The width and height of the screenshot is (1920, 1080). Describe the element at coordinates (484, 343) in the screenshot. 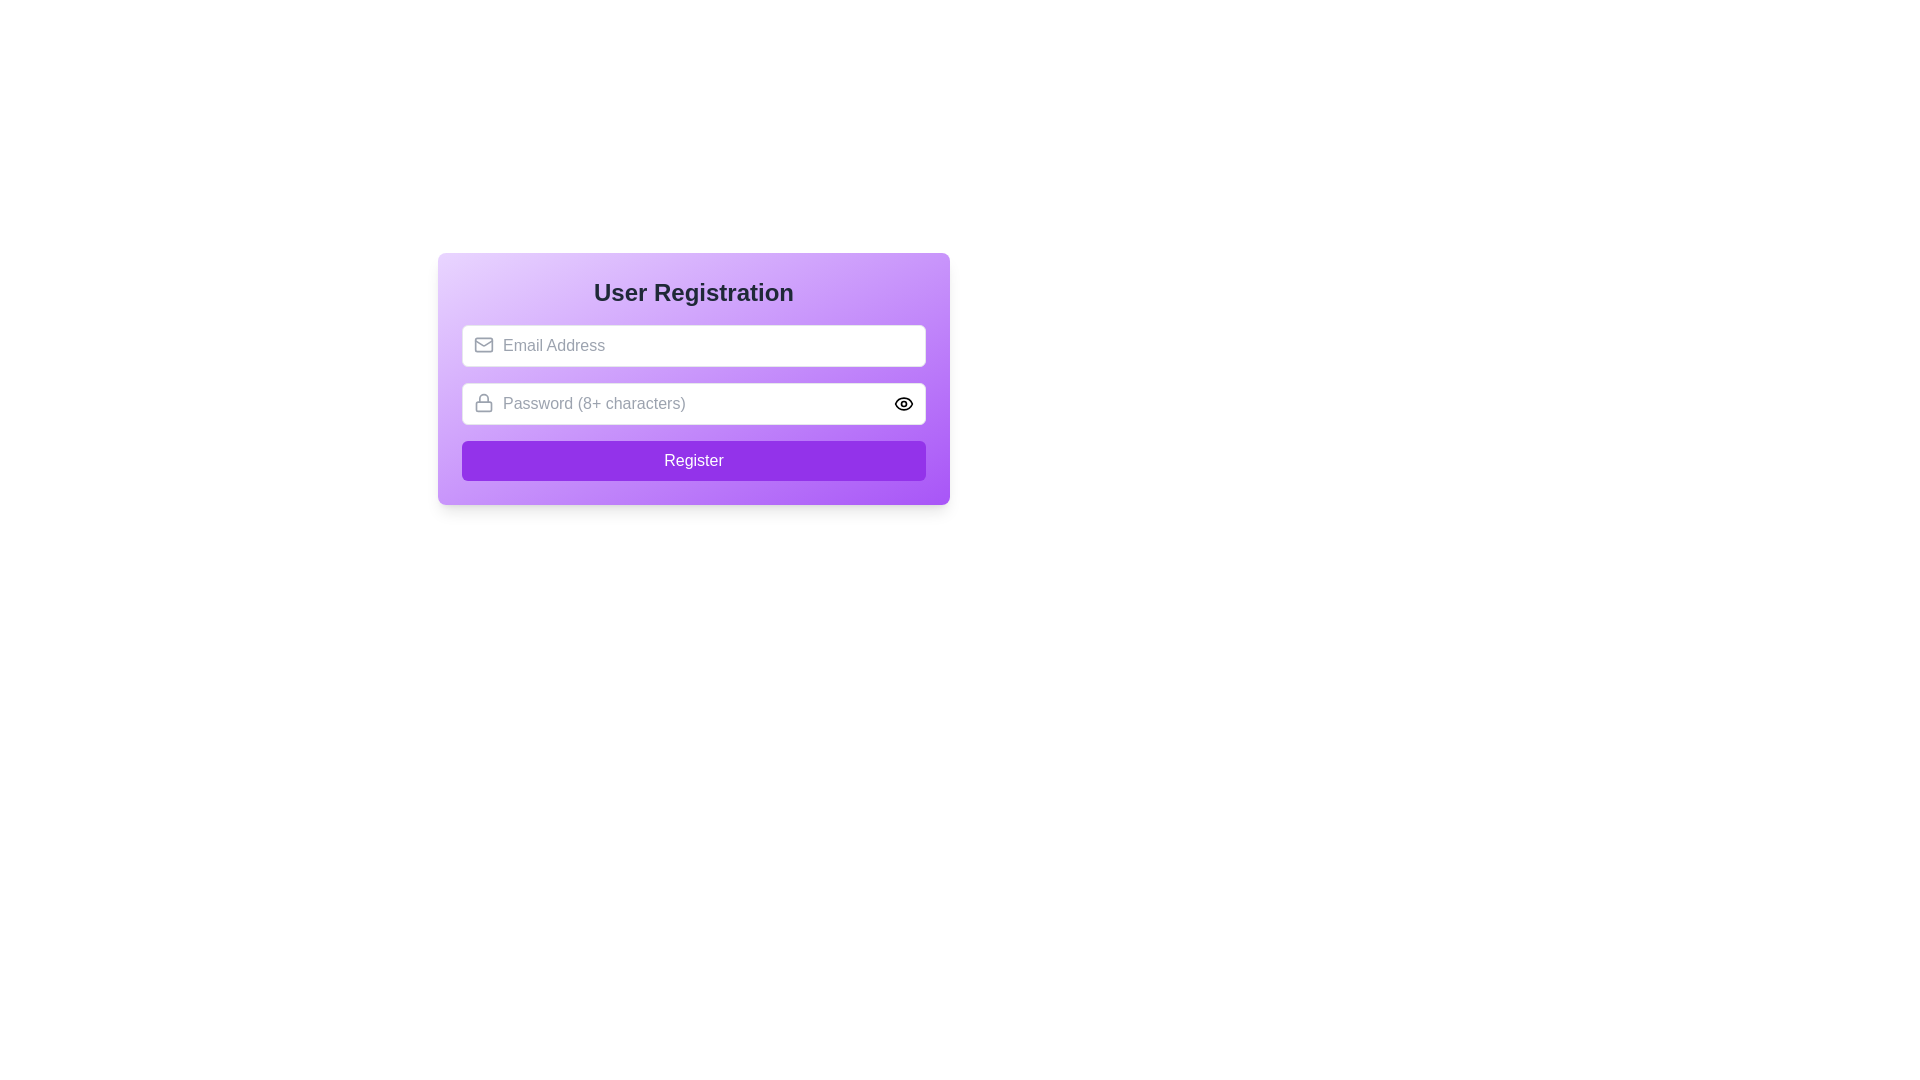

I see `the Icon Background element, which is a rectangular shape with rounded corners, located at the start of the 'Email Address' input field` at that location.